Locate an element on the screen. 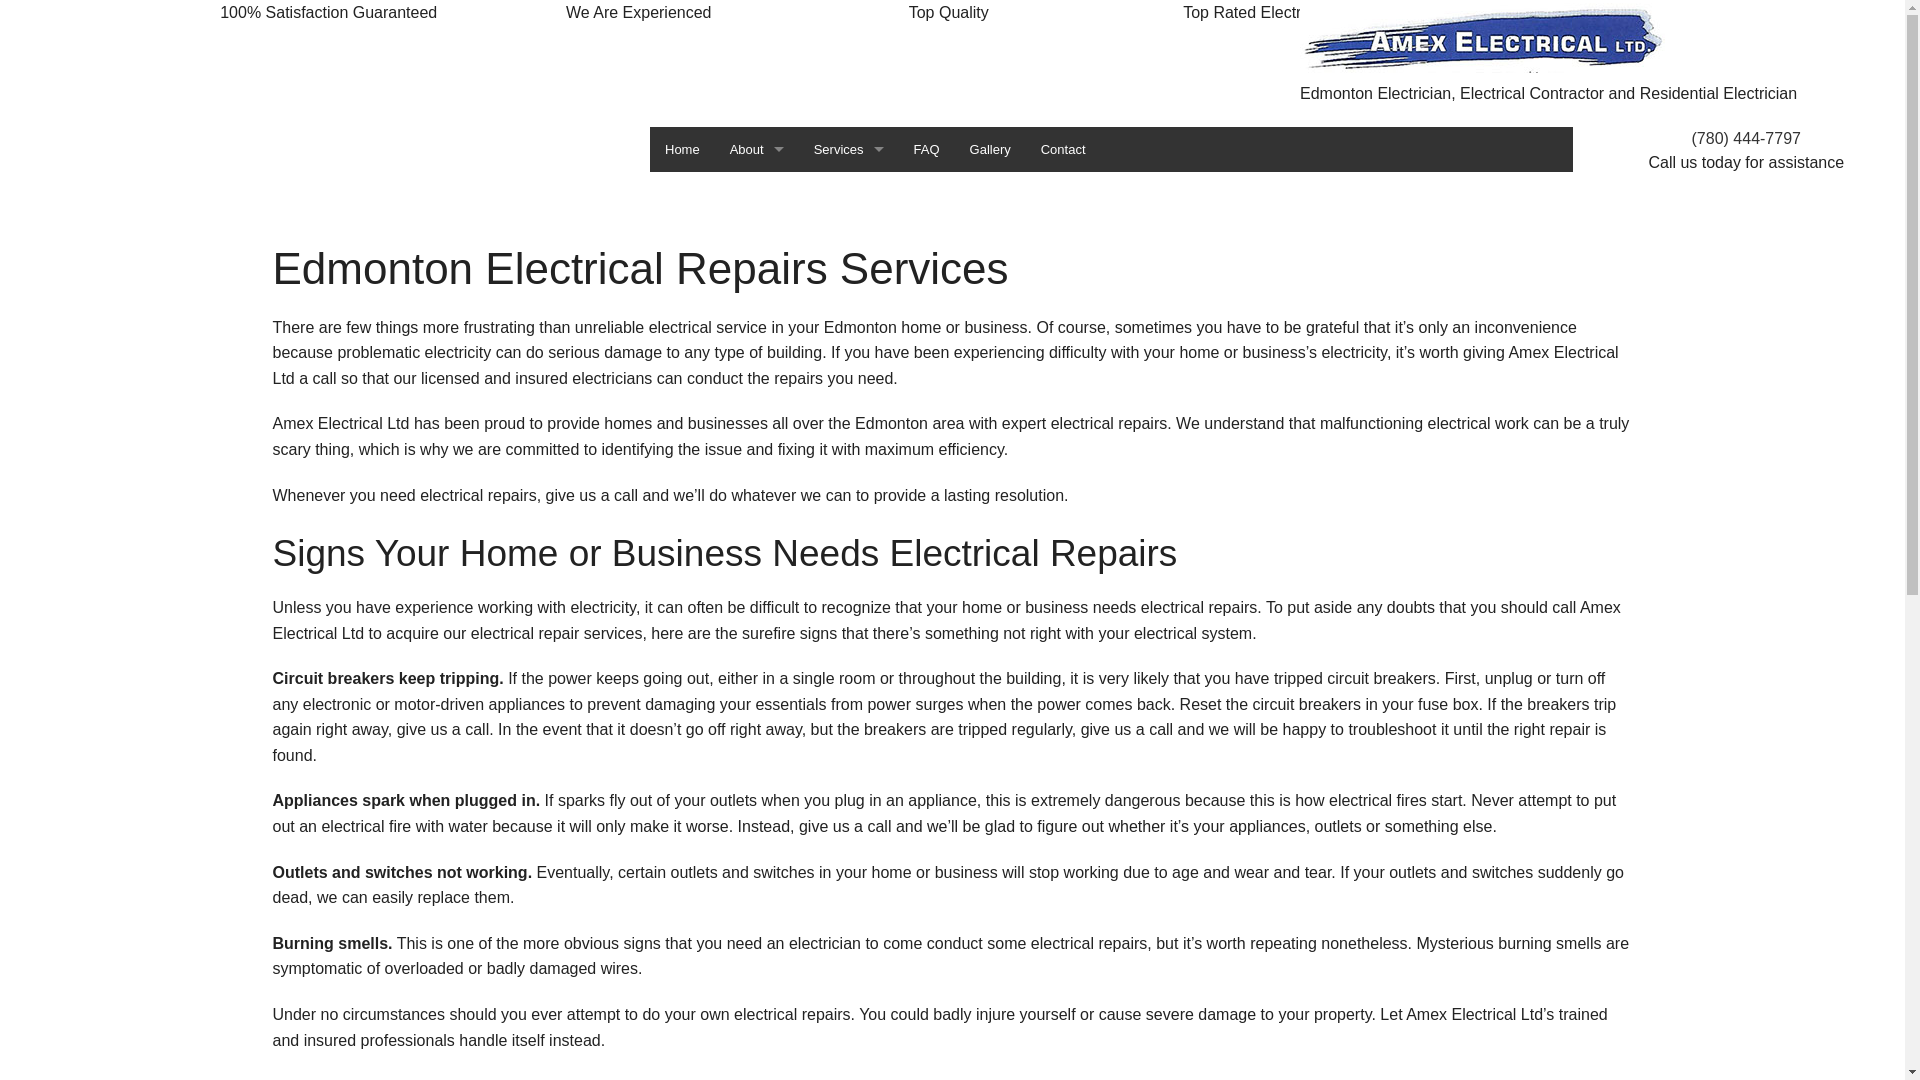 This screenshot has width=1920, height=1080. 'Home Automation' is located at coordinates (849, 284).